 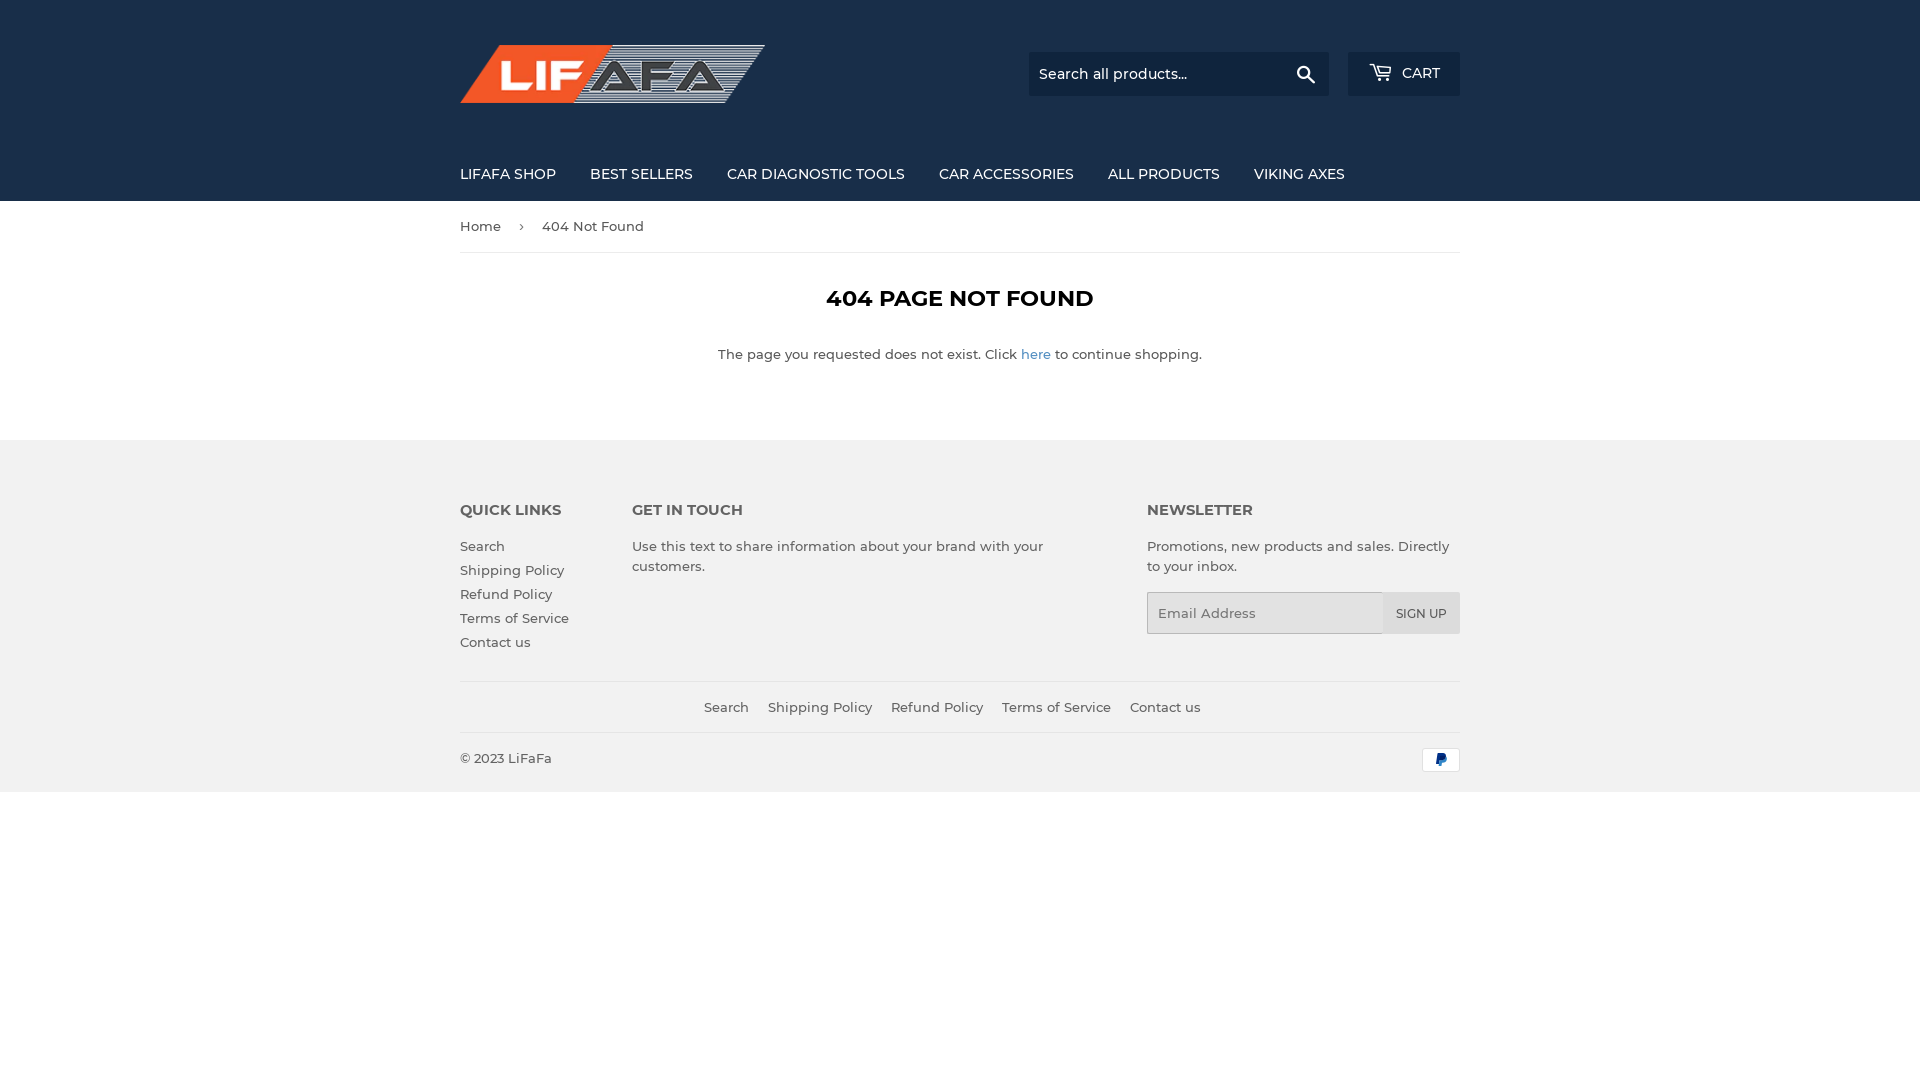 What do you see at coordinates (484, 225) in the screenshot?
I see `'Home'` at bounding box center [484, 225].